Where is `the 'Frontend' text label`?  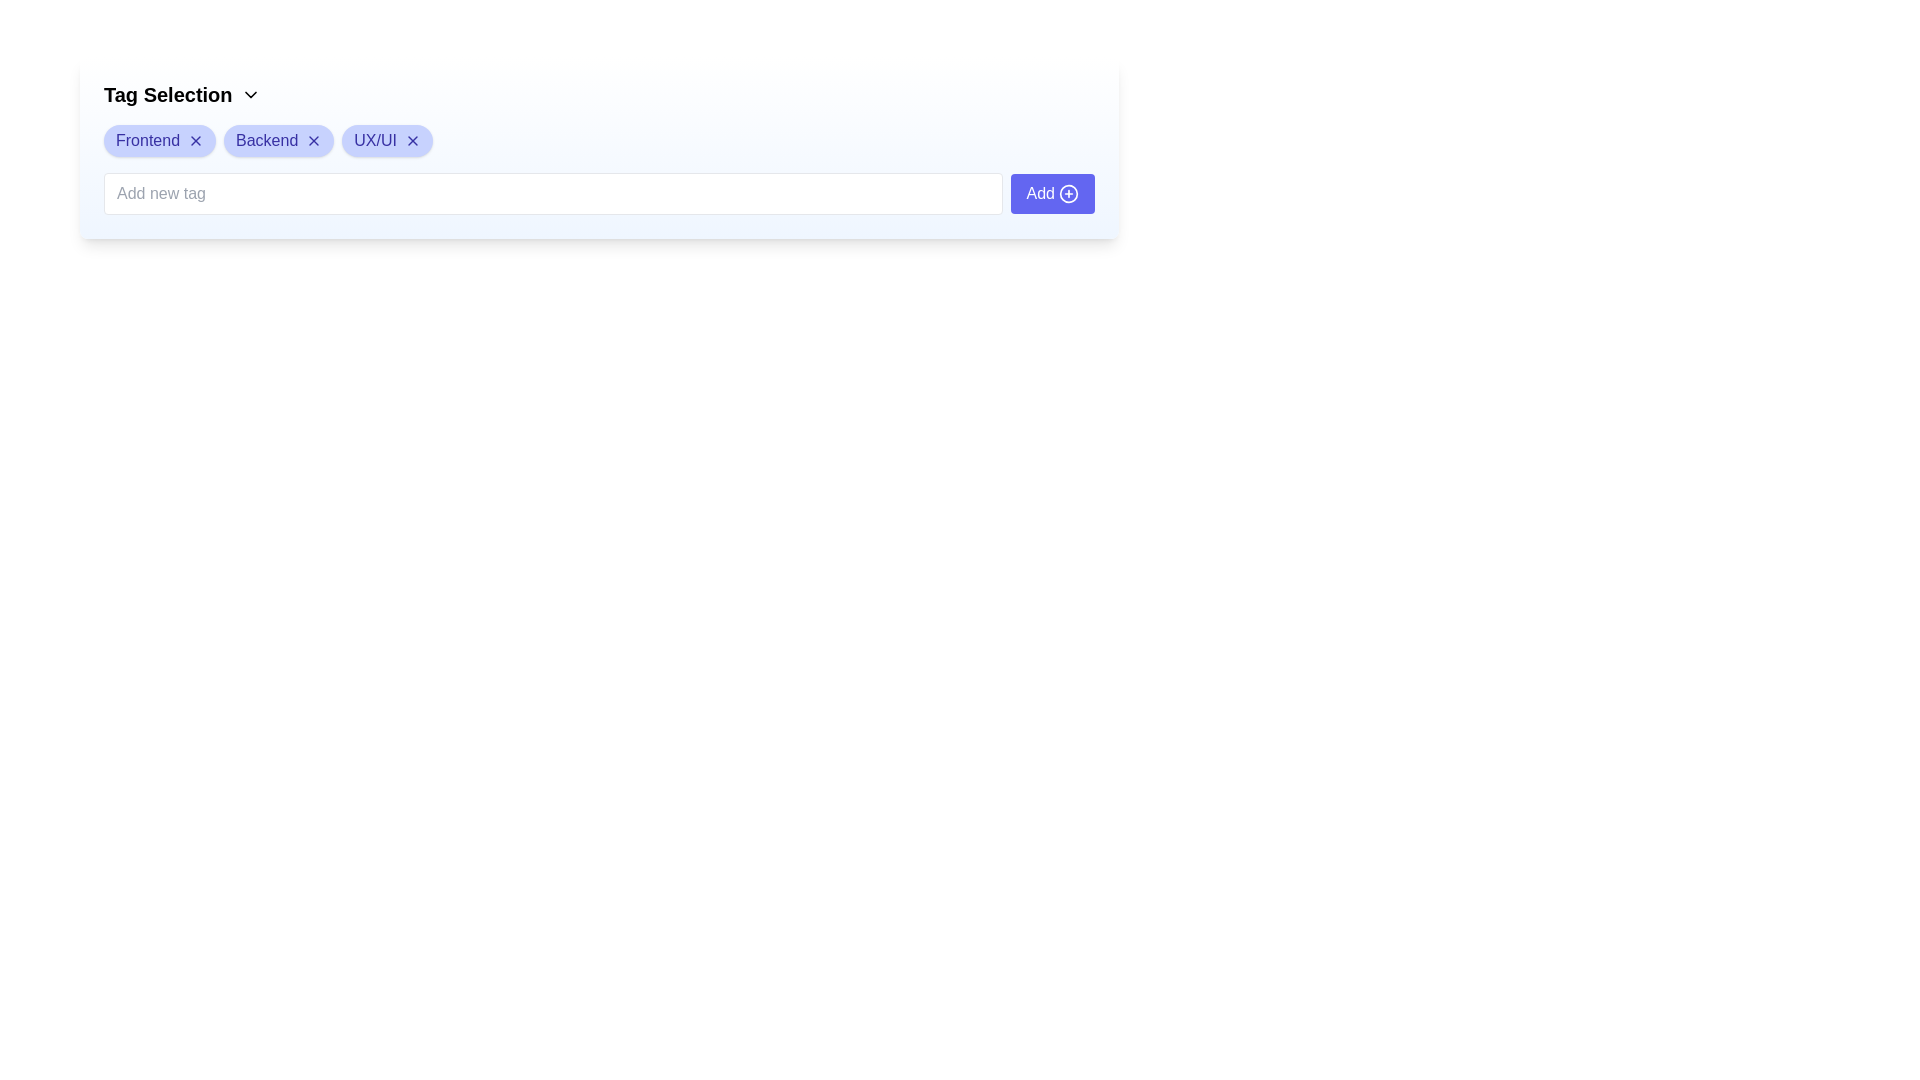
the 'Frontend' text label is located at coordinates (147, 140).